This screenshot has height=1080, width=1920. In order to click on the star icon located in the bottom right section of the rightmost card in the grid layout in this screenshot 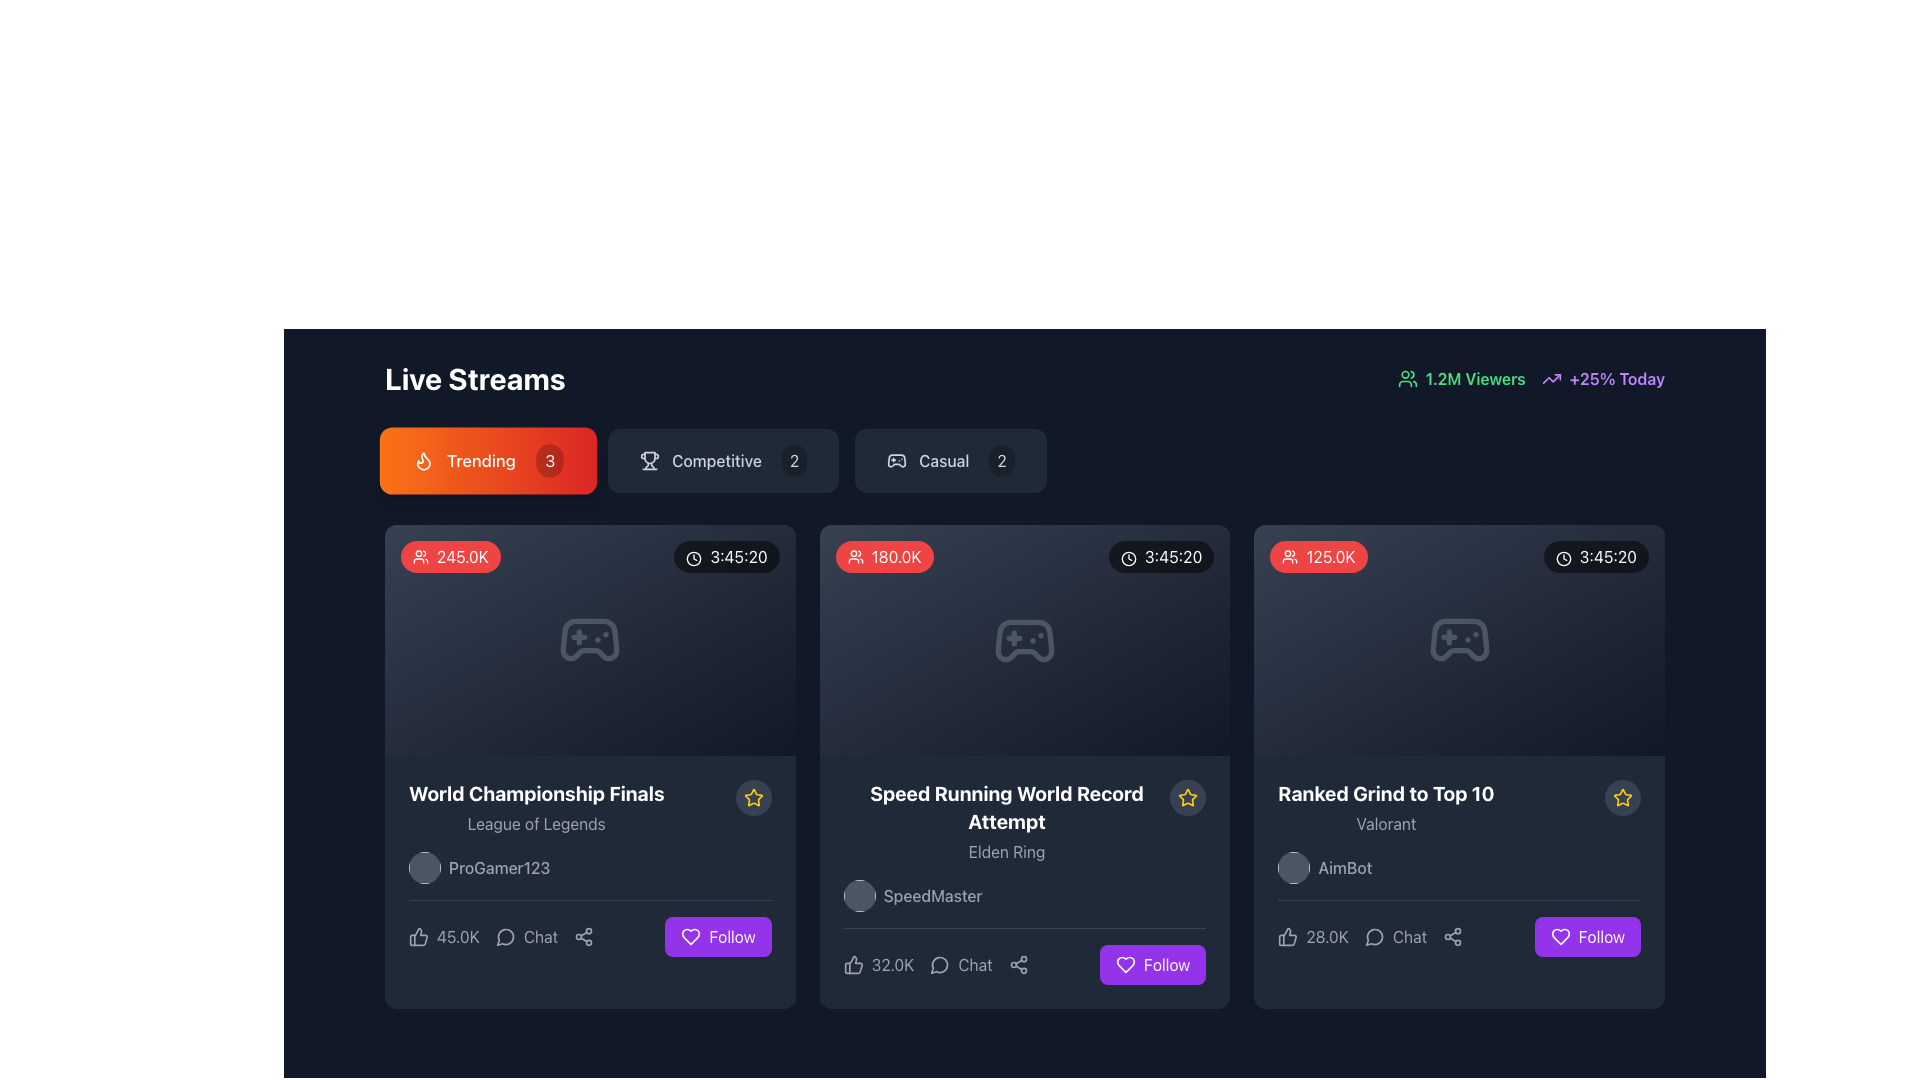, I will do `click(1622, 796)`.